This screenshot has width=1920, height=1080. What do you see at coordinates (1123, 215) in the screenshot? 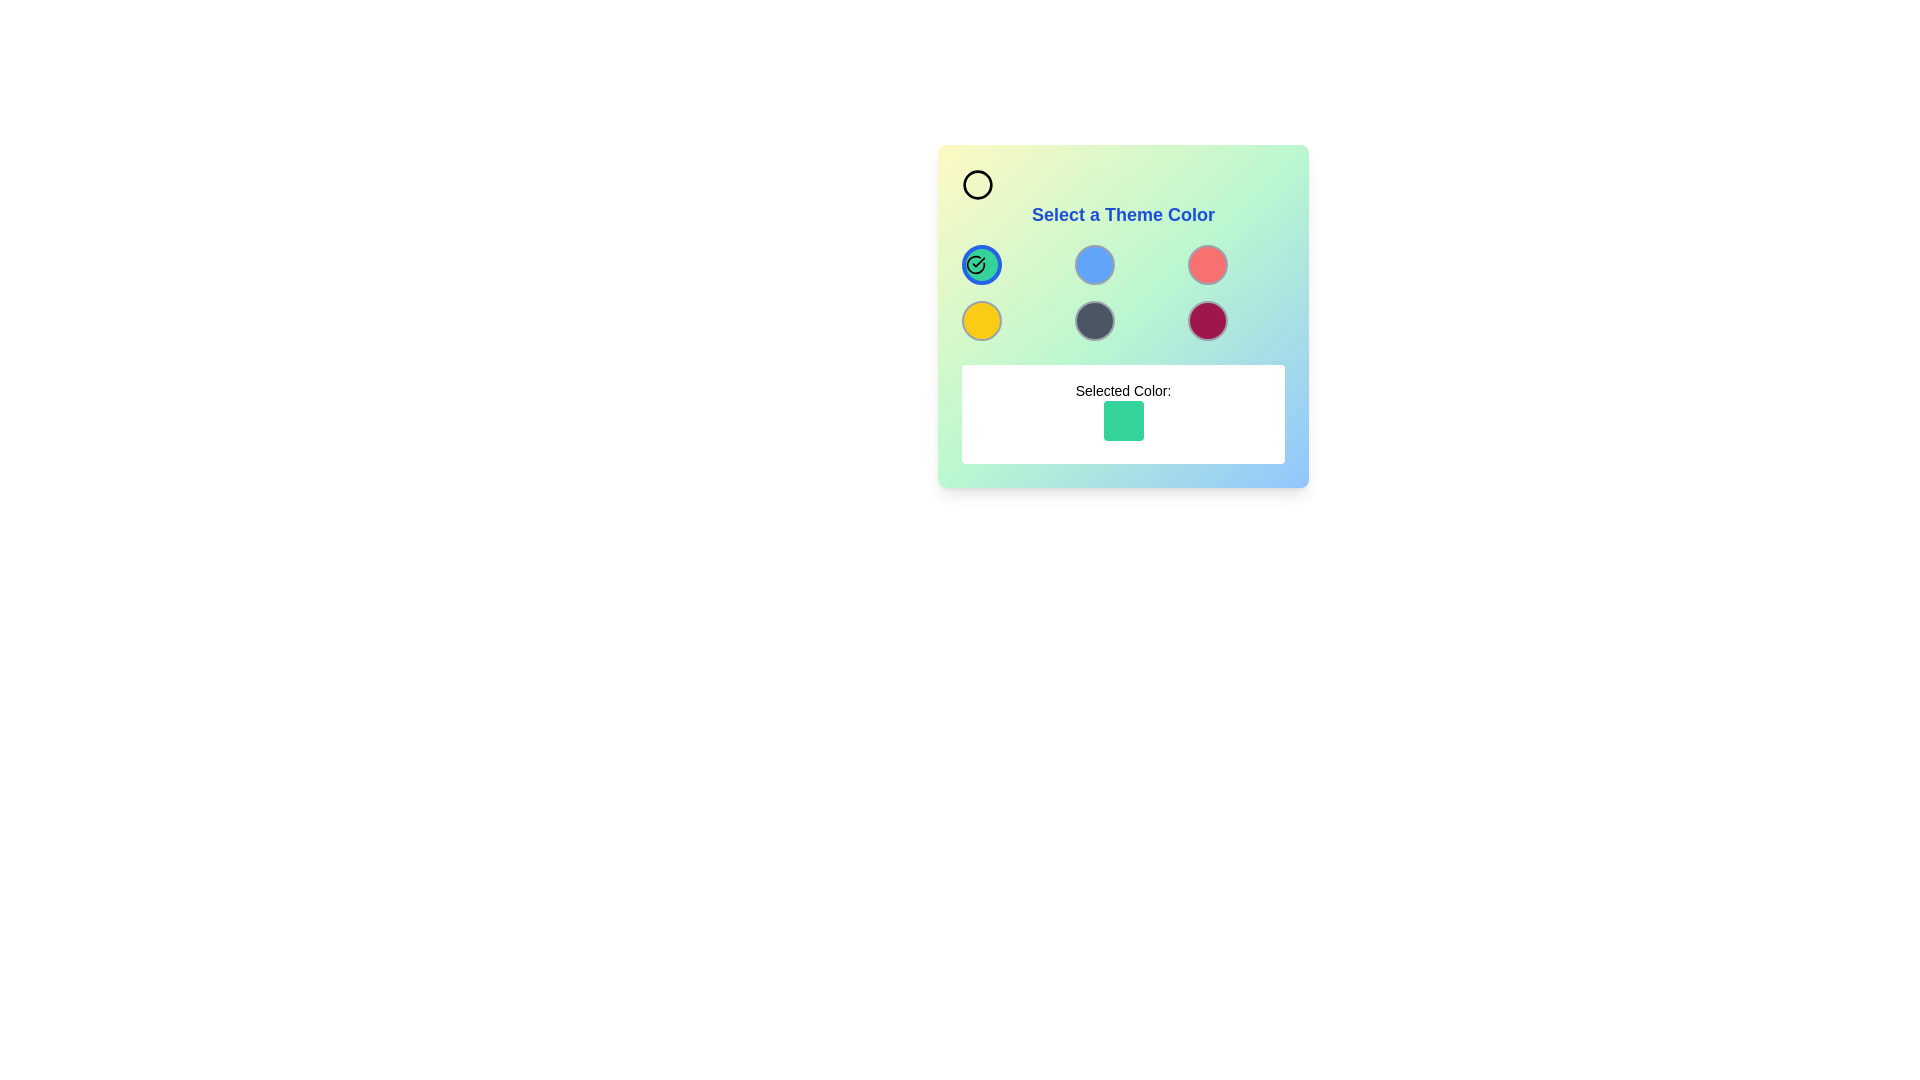
I see `descriptive heading text located centrally at the top of the color selection panel, right below the circular icon` at bounding box center [1123, 215].